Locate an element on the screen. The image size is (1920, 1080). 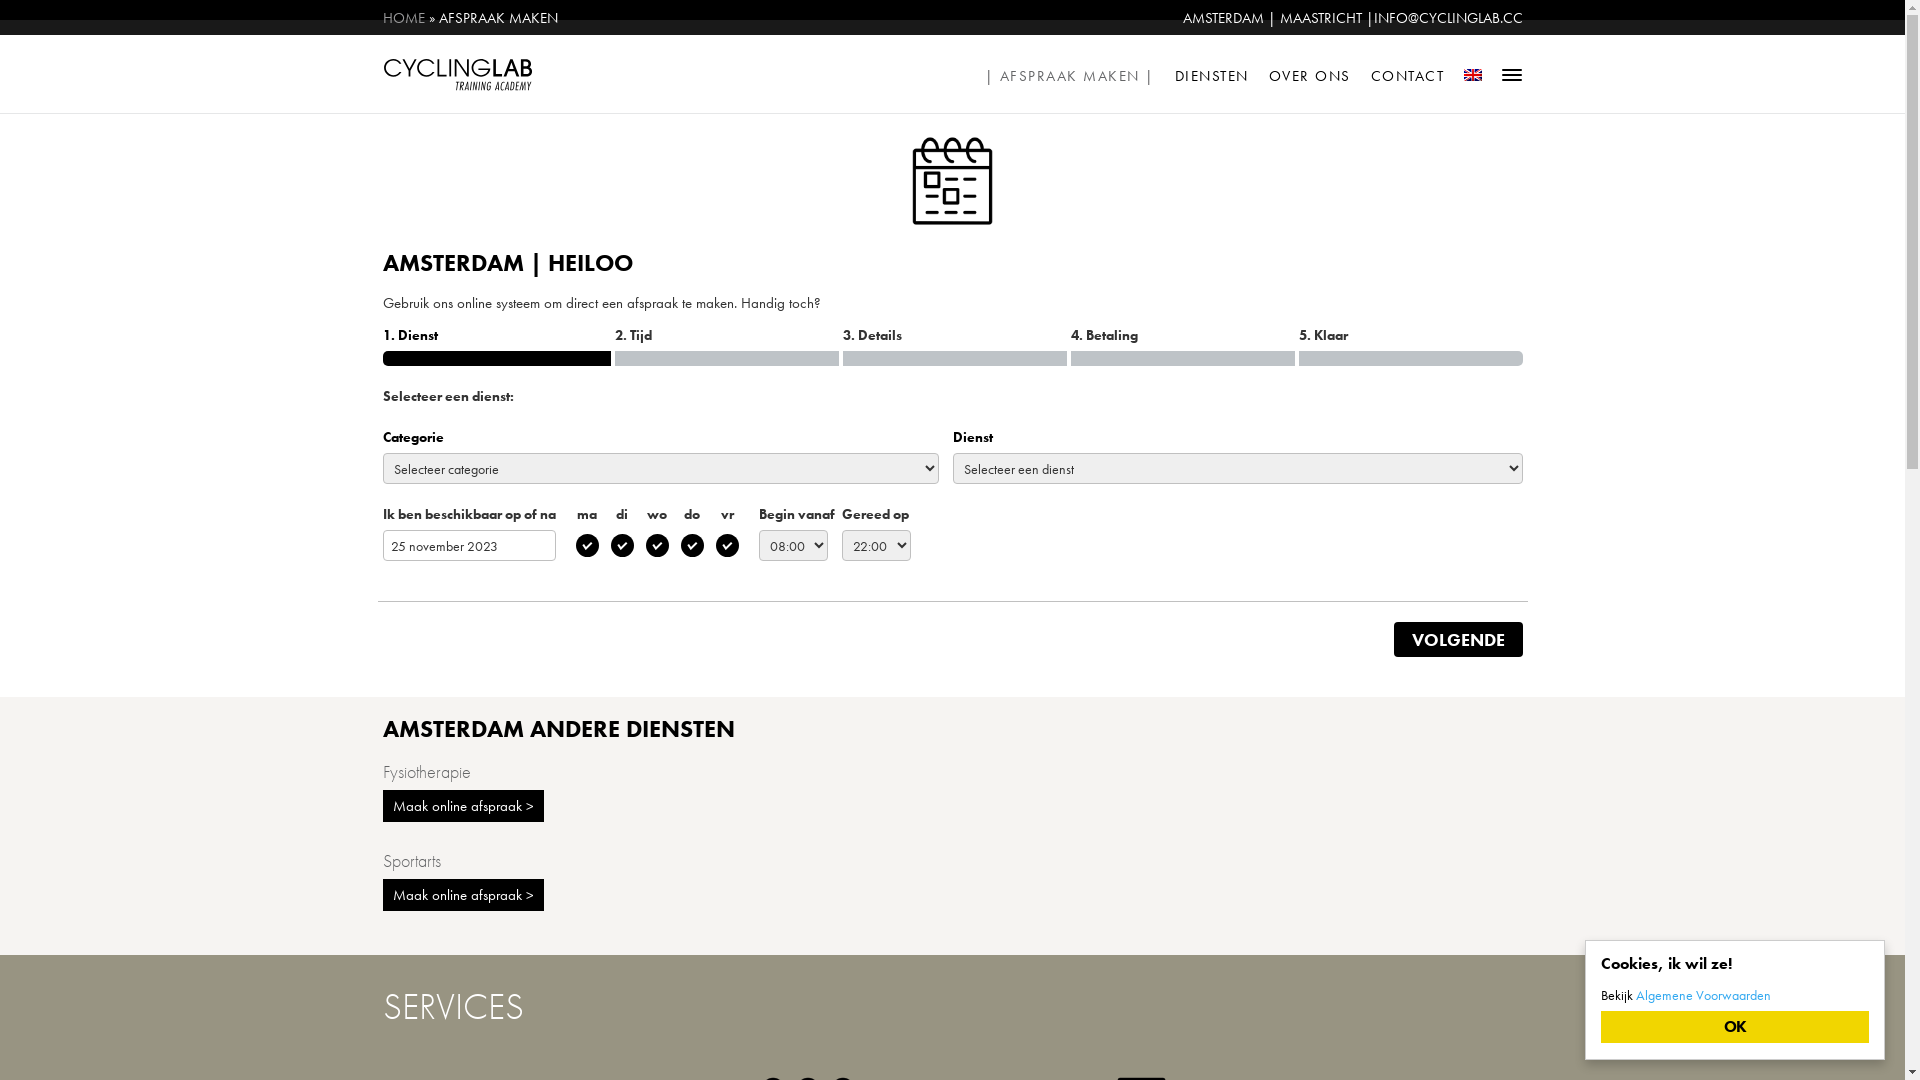
'OK' is located at coordinates (1733, 1026).